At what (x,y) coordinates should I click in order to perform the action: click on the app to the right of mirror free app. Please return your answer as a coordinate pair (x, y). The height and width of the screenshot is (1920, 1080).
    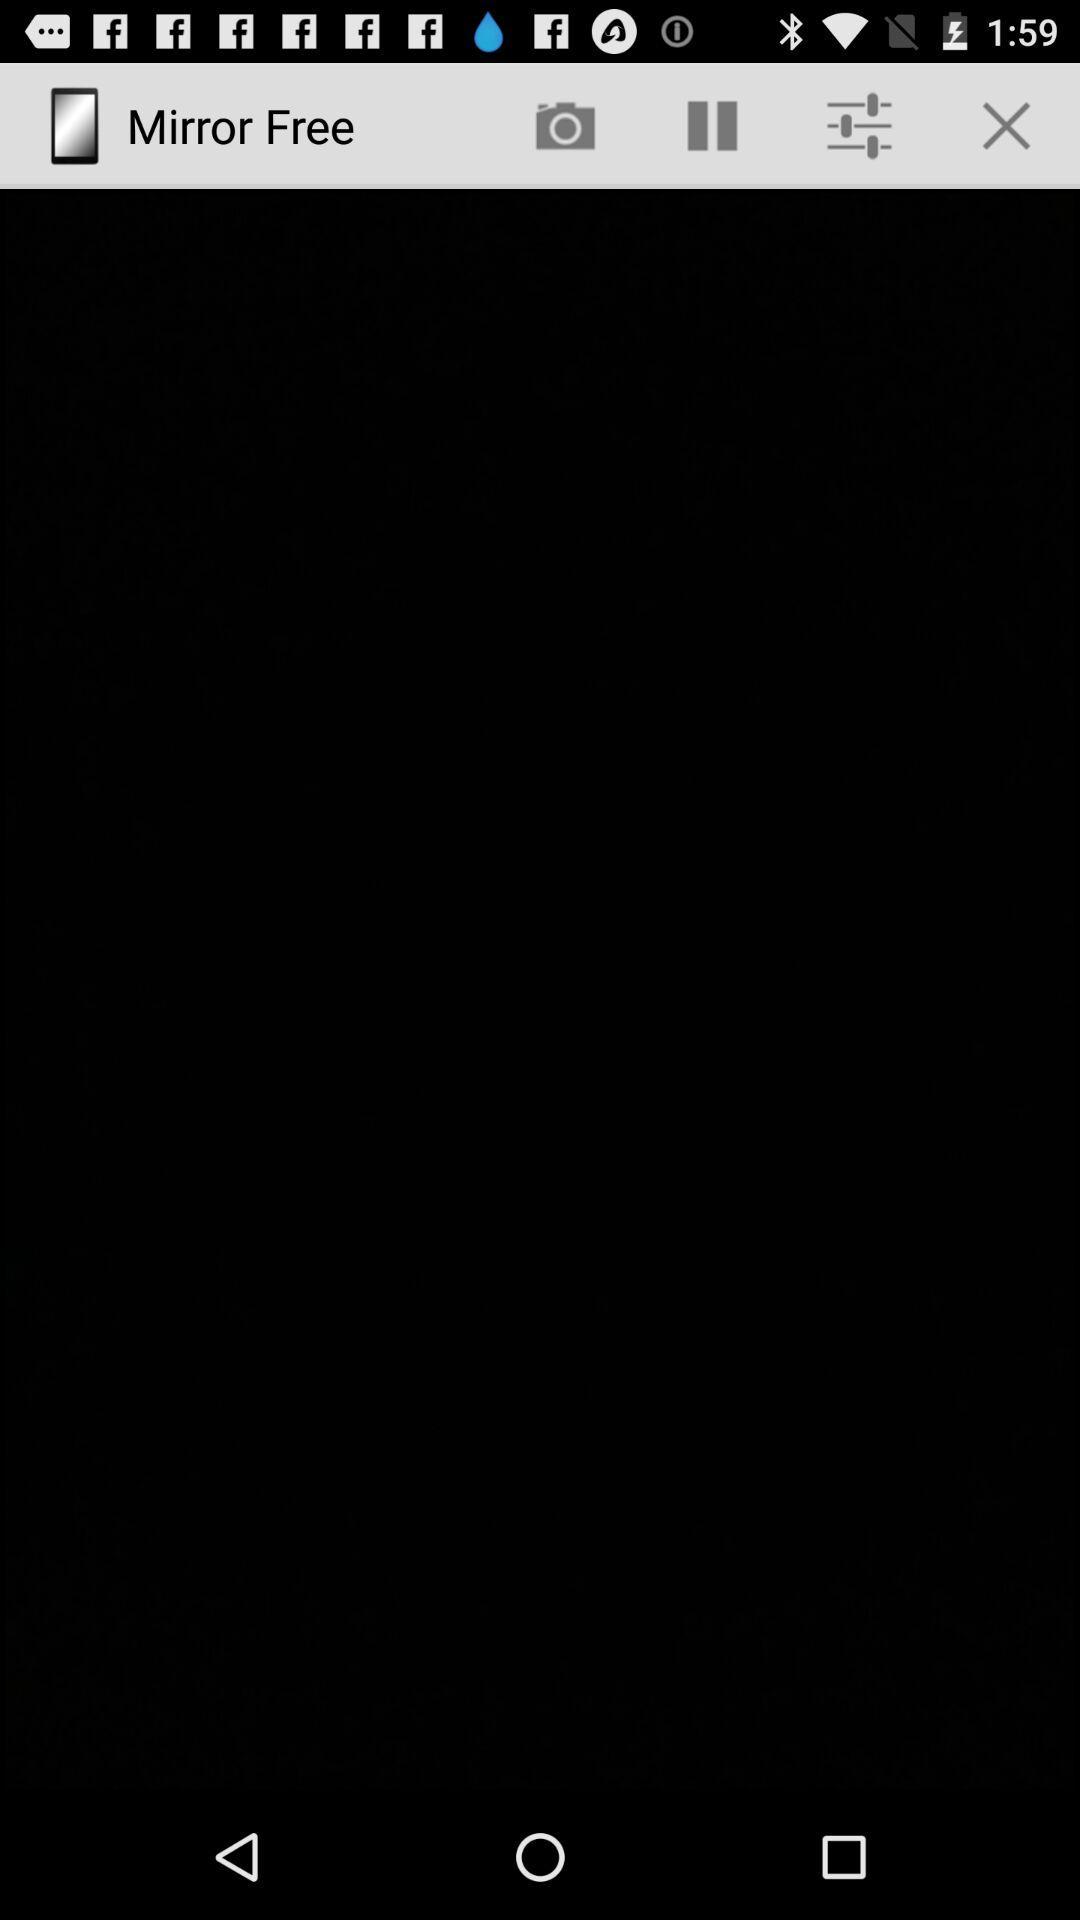
    Looking at the image, I should click on (565, 124).